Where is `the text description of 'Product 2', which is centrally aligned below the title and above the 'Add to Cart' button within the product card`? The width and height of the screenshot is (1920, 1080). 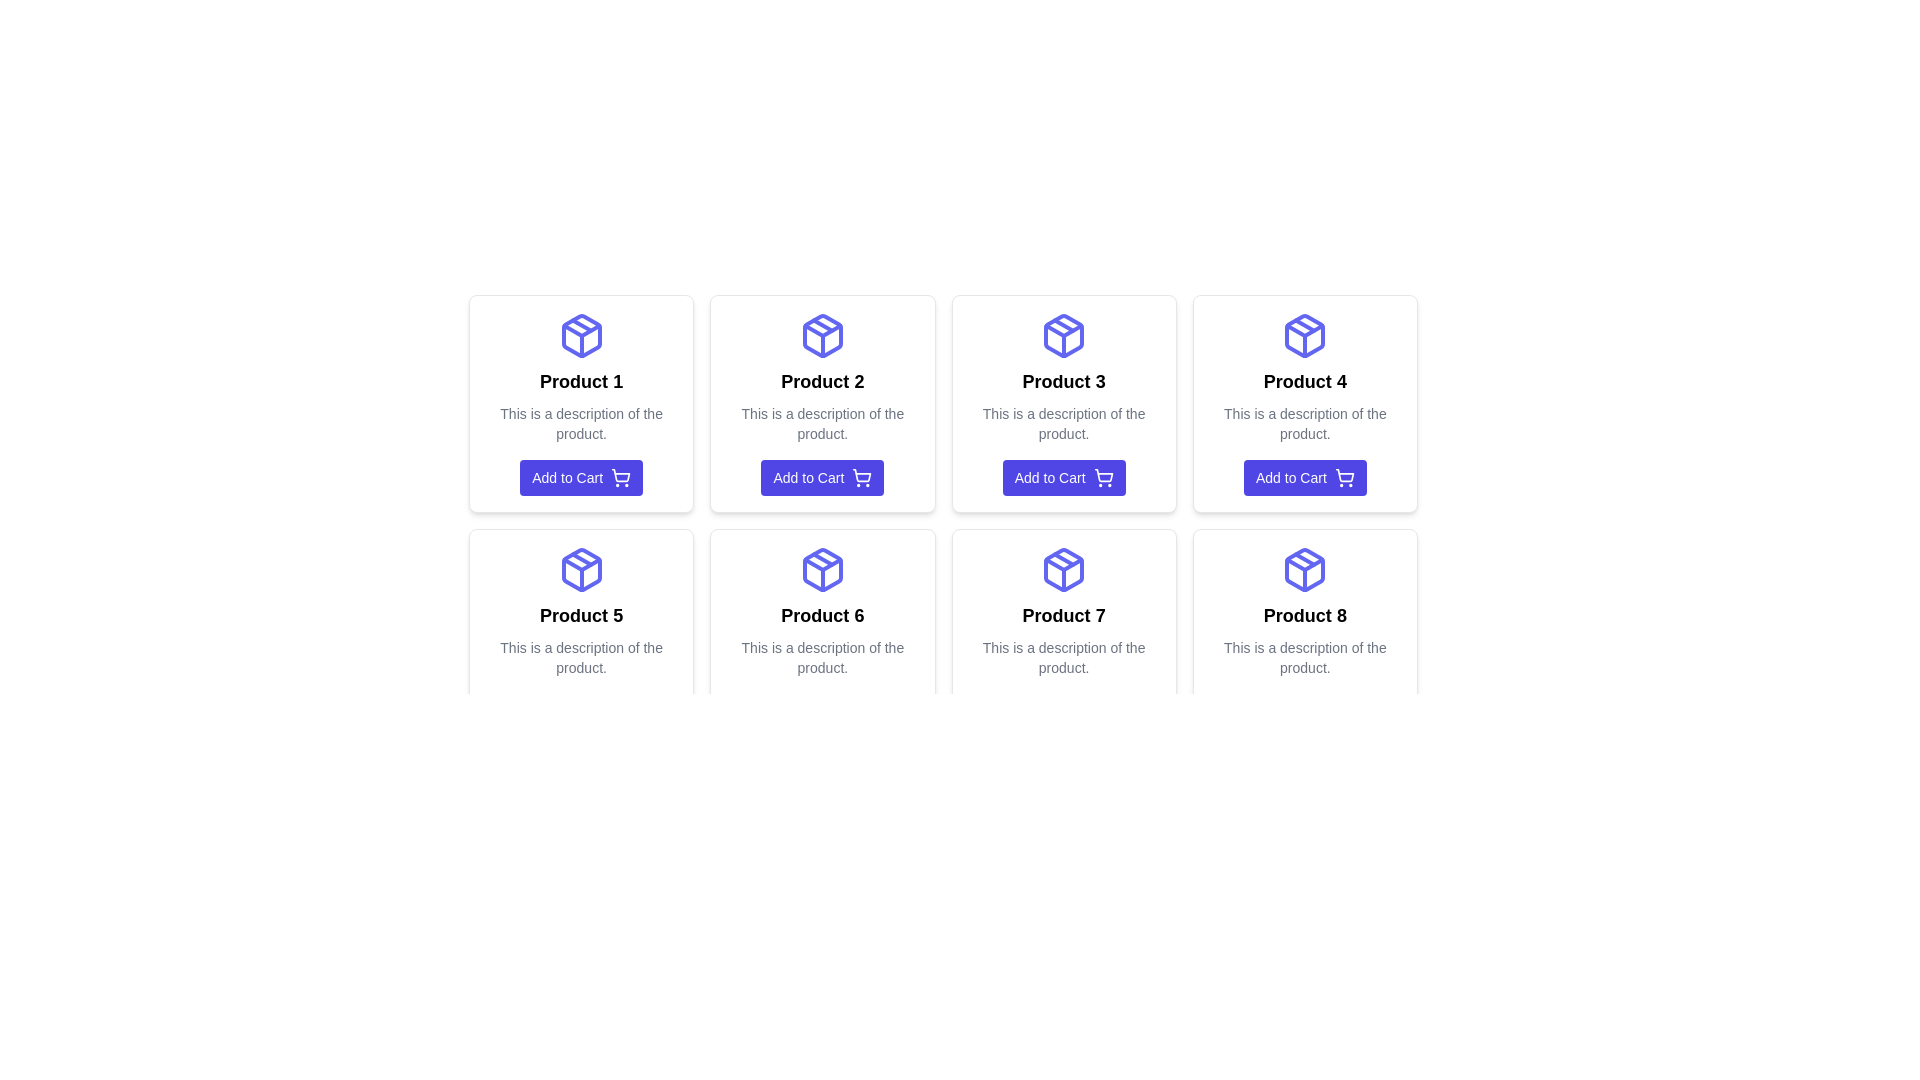
the text description of 'Product 2', which is centrally aligned below the title and above the 'Add to Cart' button within the product card is located at coordinates (822, 423).